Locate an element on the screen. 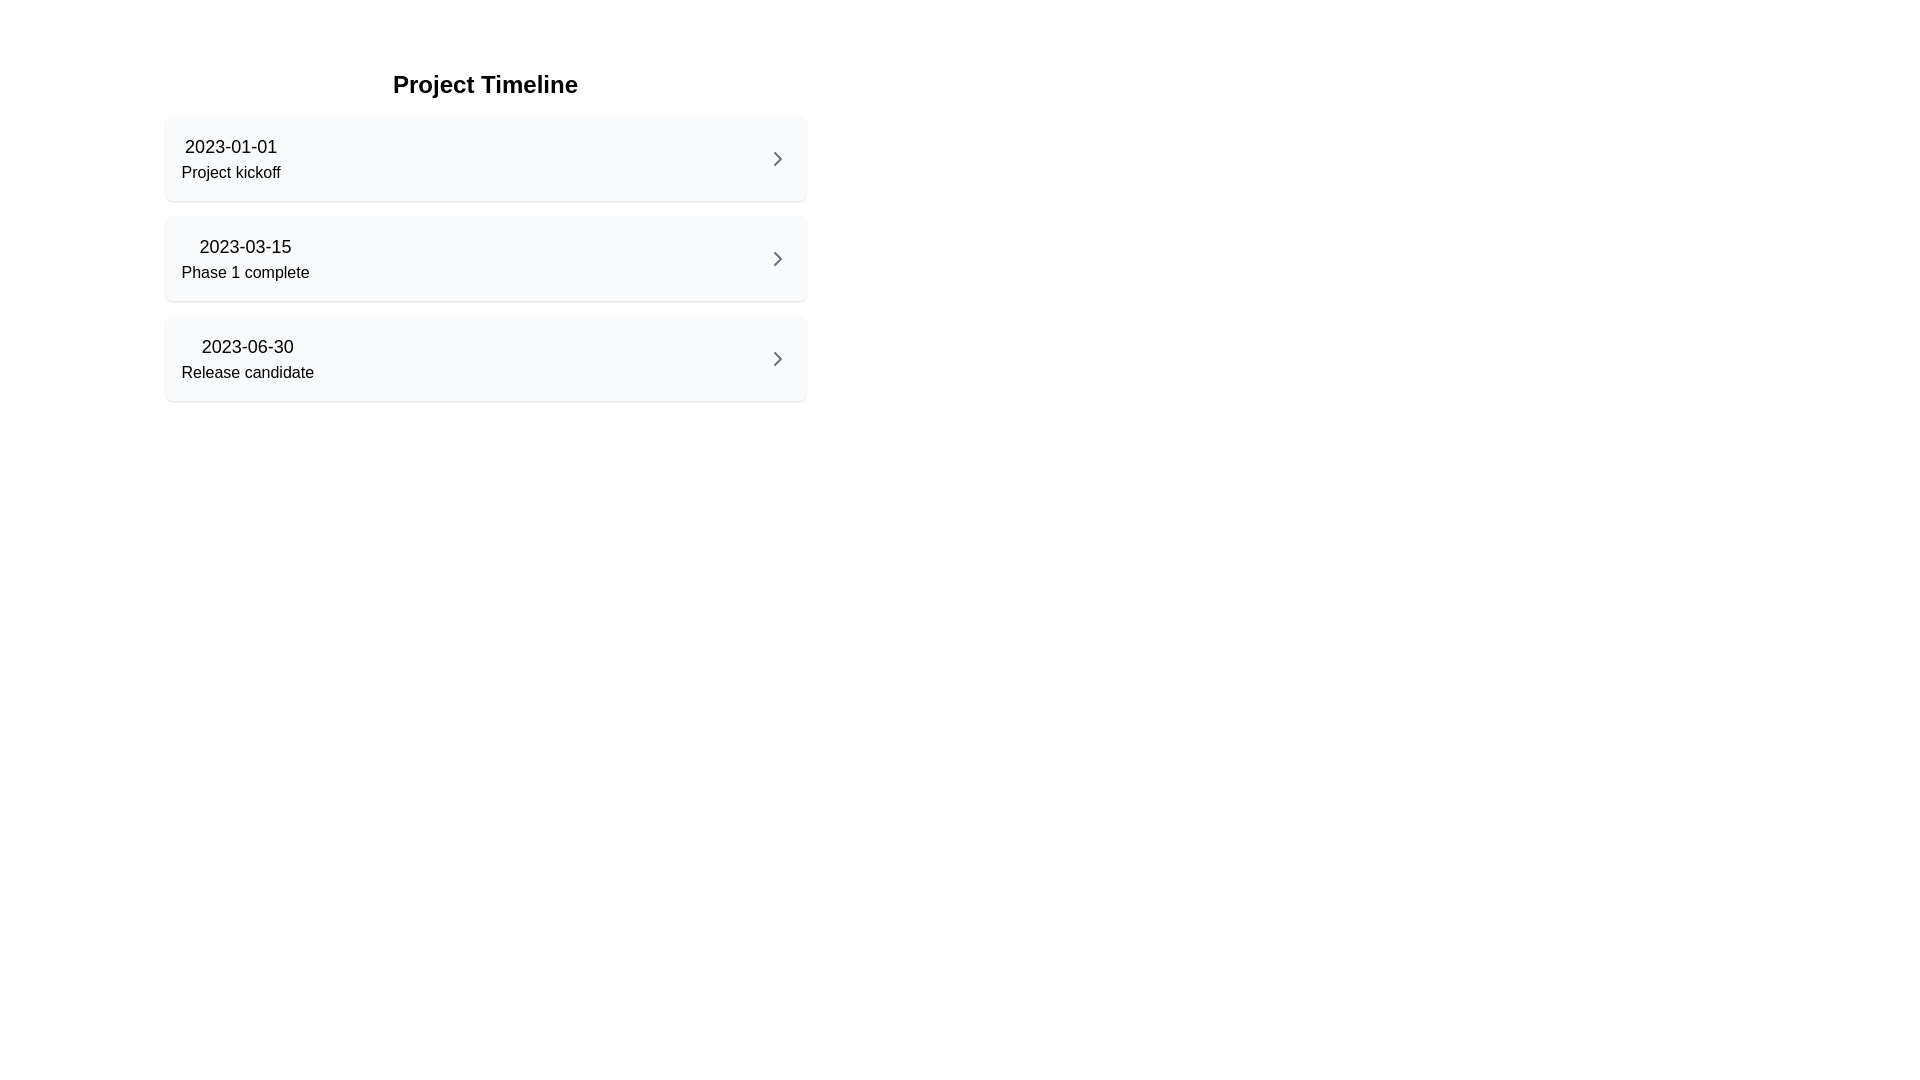  the text block displaying the date '2023-01-01' and the text 'Project kickoff', which is the first element under the title 'Project Timeline' is located at coordinates (231, 157).